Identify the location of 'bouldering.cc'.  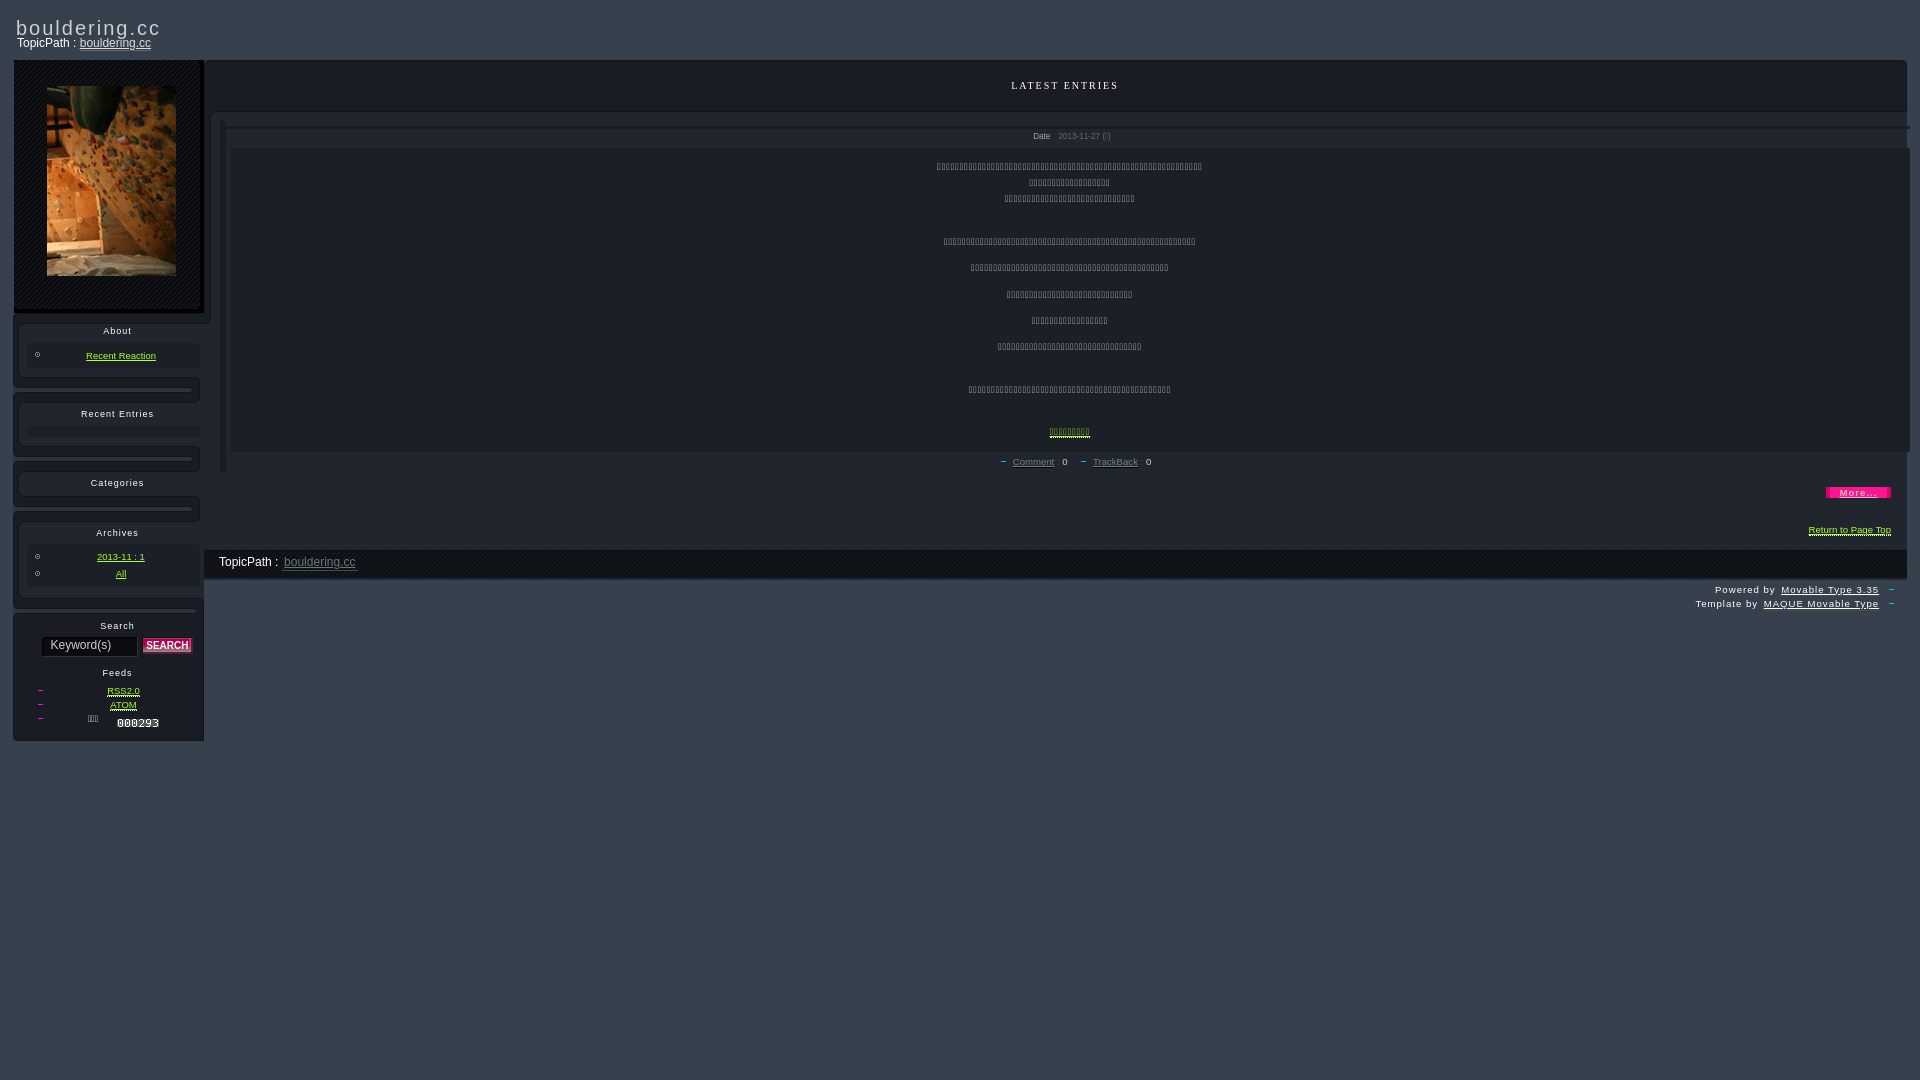
(114, 43).